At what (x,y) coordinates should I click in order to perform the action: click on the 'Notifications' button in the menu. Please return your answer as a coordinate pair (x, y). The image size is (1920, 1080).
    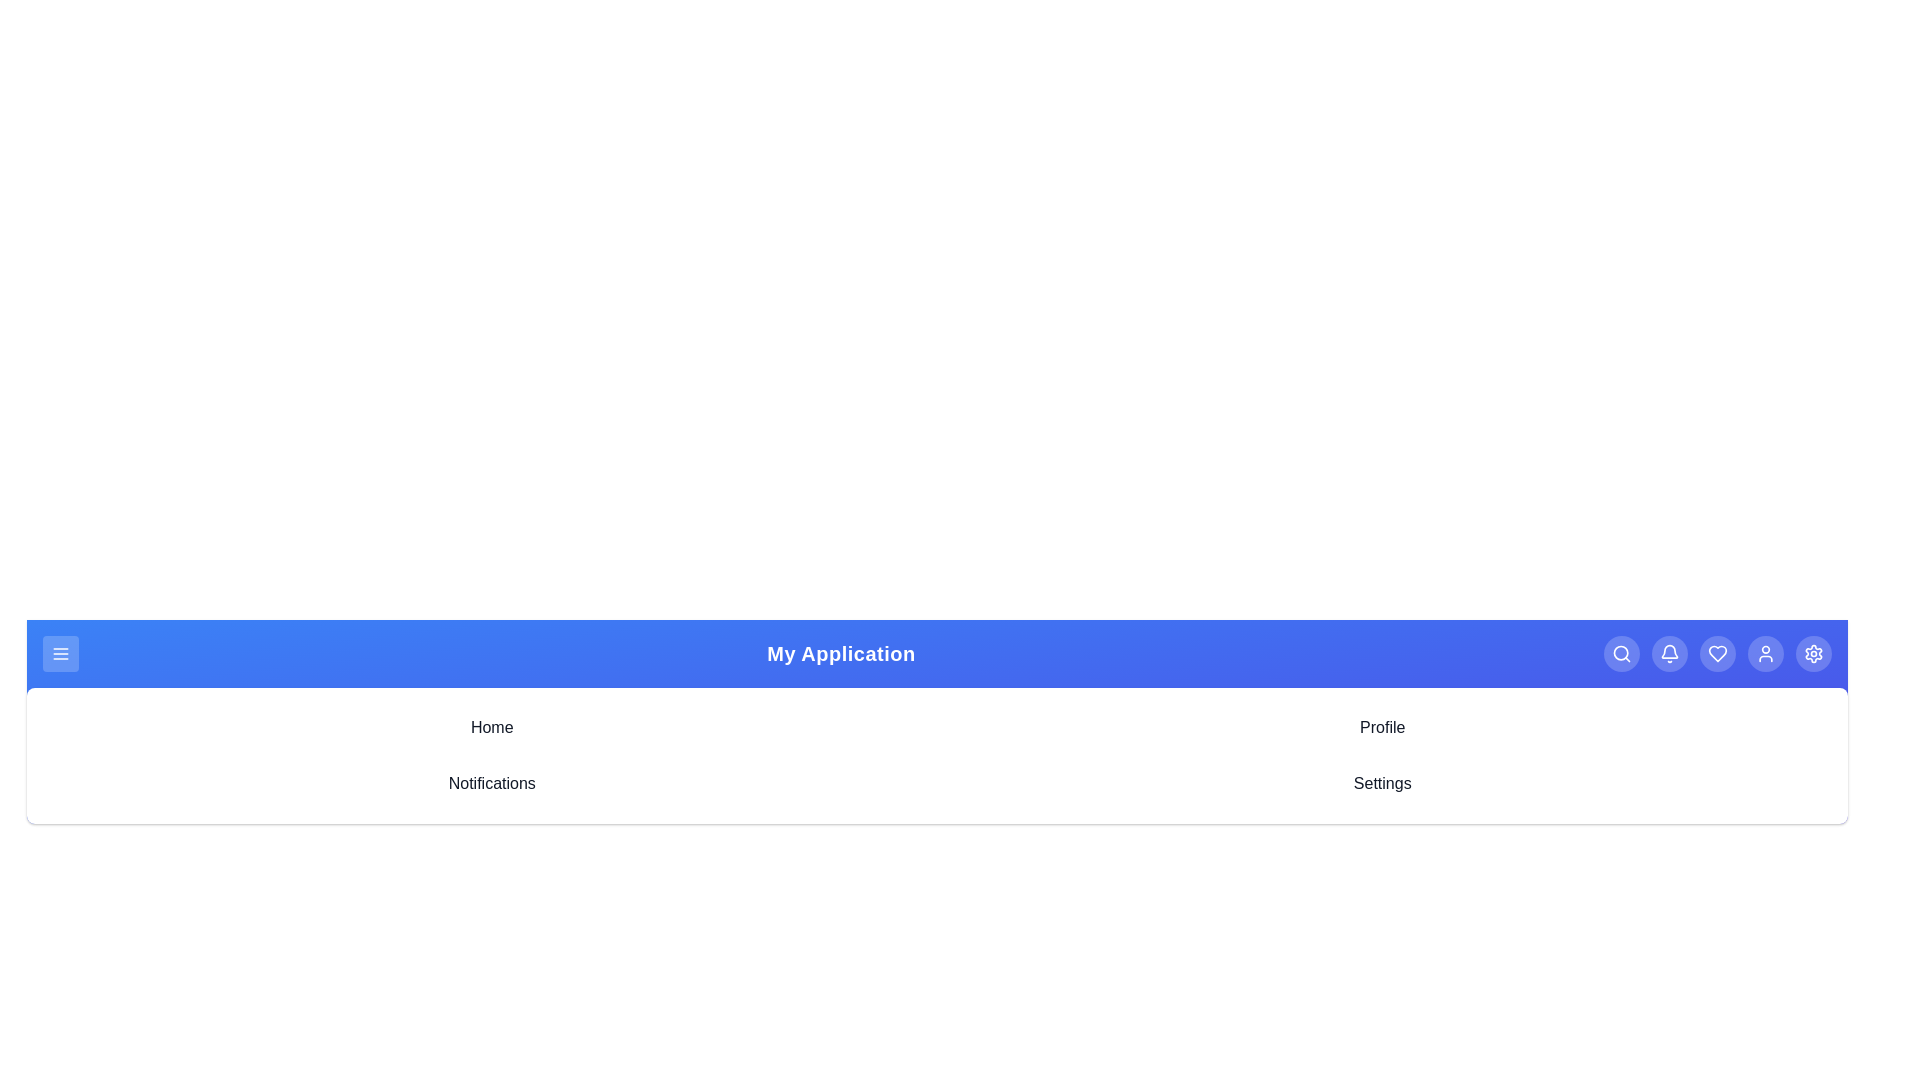
    Looking at the image, I should click on (492, 782).